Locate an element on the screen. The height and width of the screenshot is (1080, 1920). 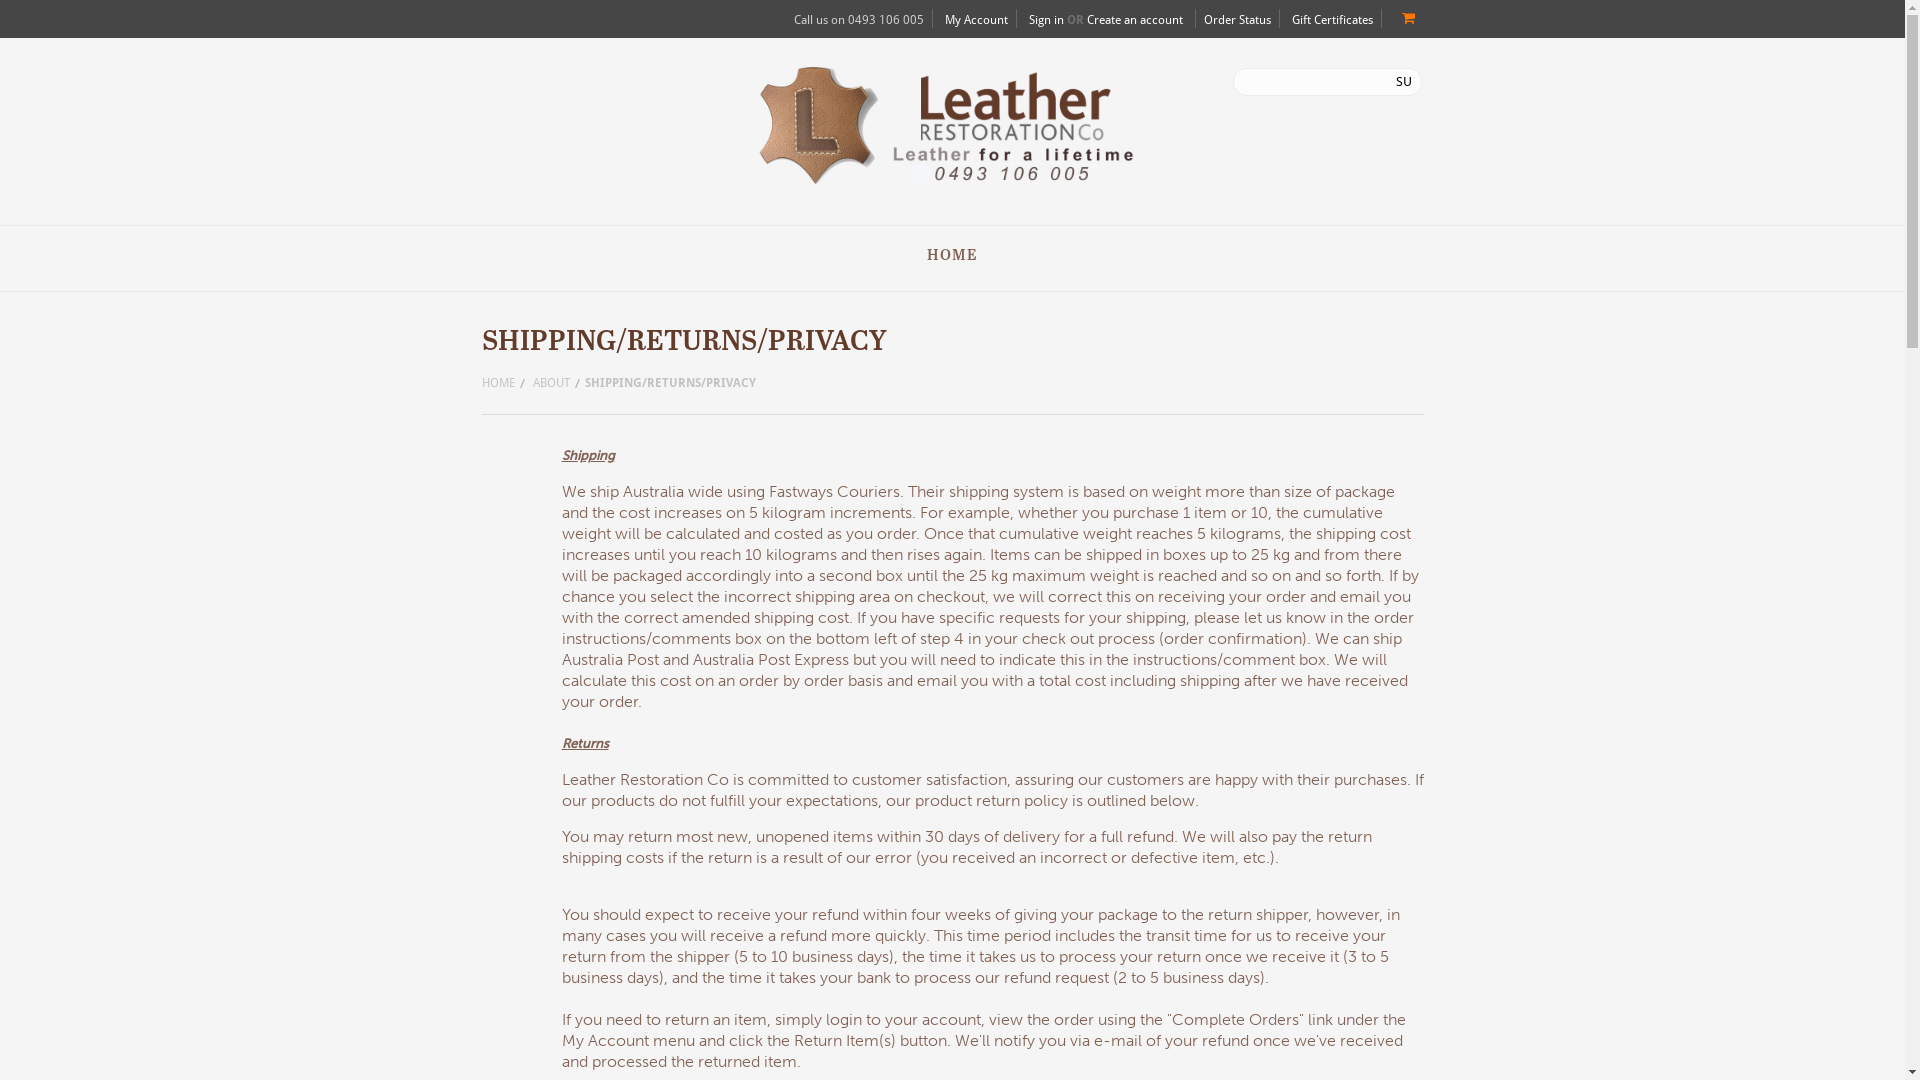
'HOME' is located at coordinates (503, 383).